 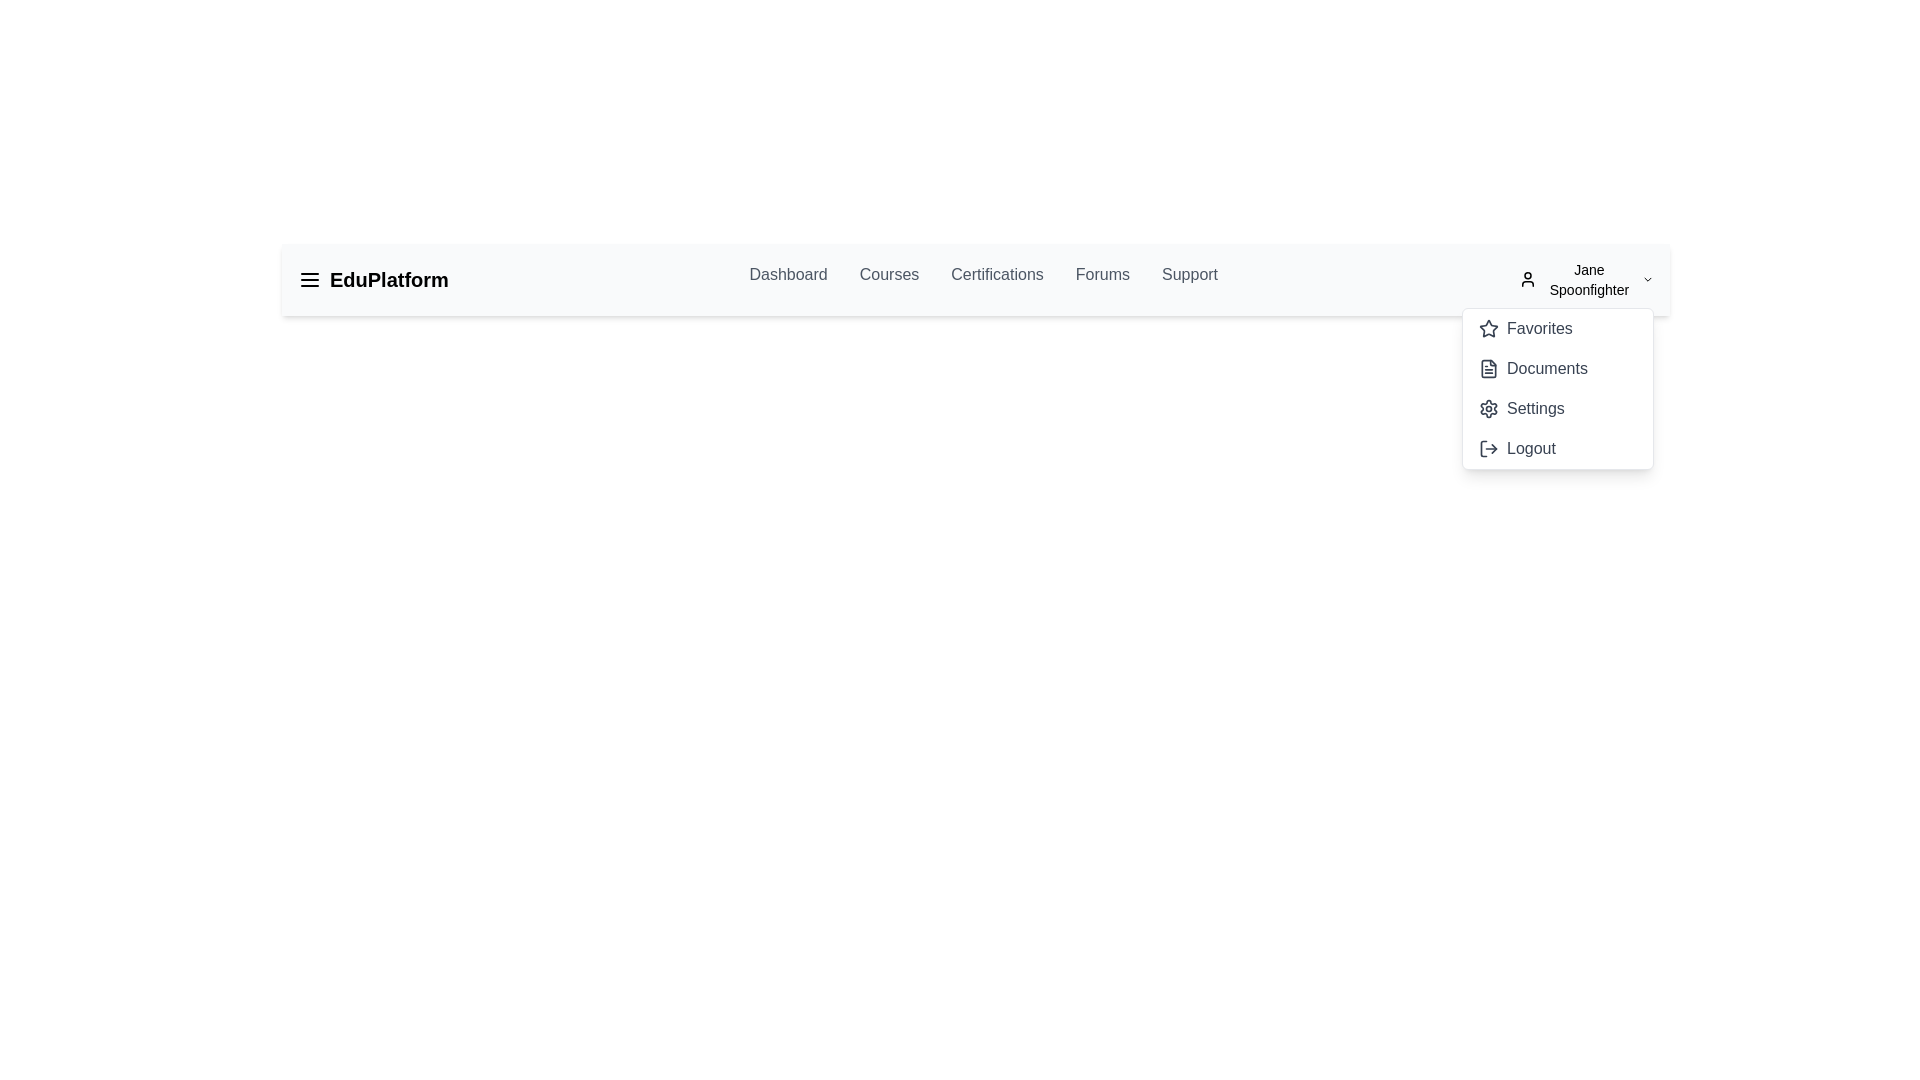 I want to click on the Dropdown Menu Toggle element labeled 'Jane Spoonfighter' in the top-right of the navigation bar to interact with it, so click(x=1585, y=280).